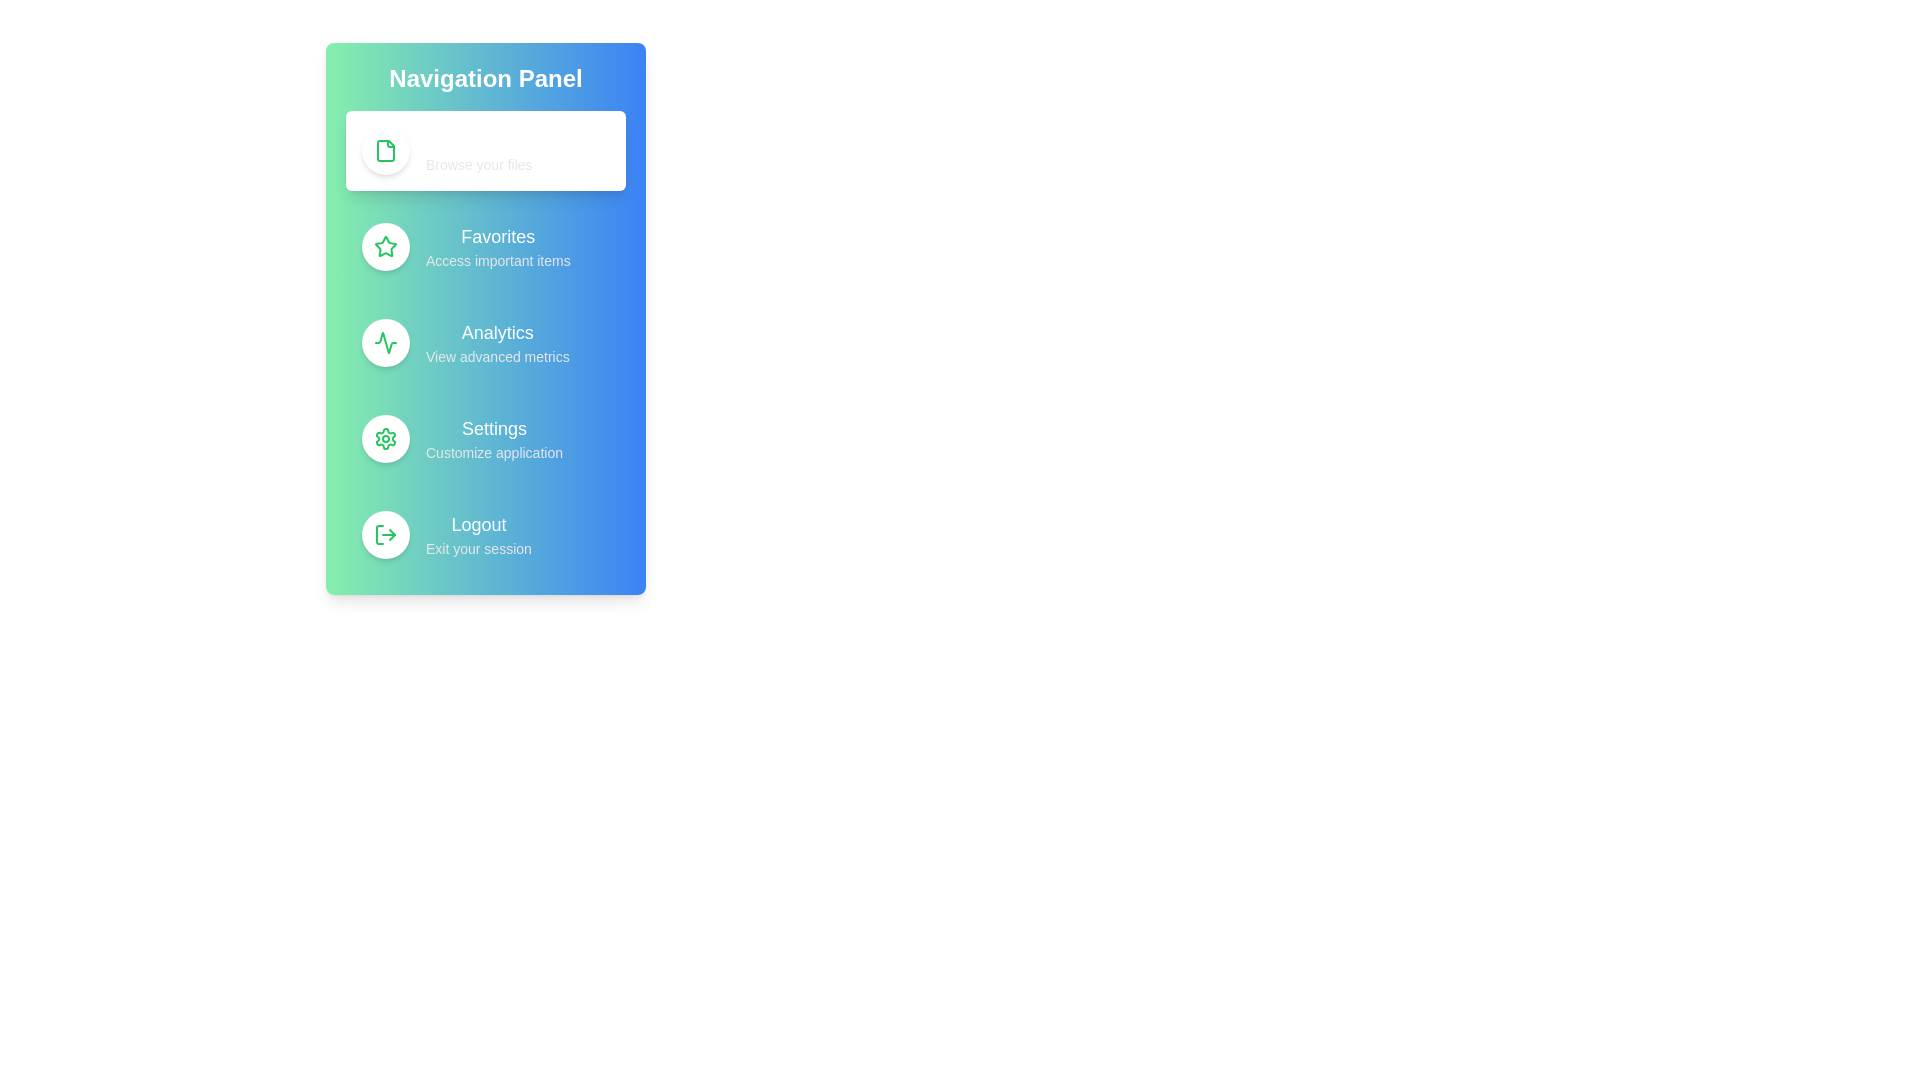  I want to click on the icon for Documents, so click(385, 149).